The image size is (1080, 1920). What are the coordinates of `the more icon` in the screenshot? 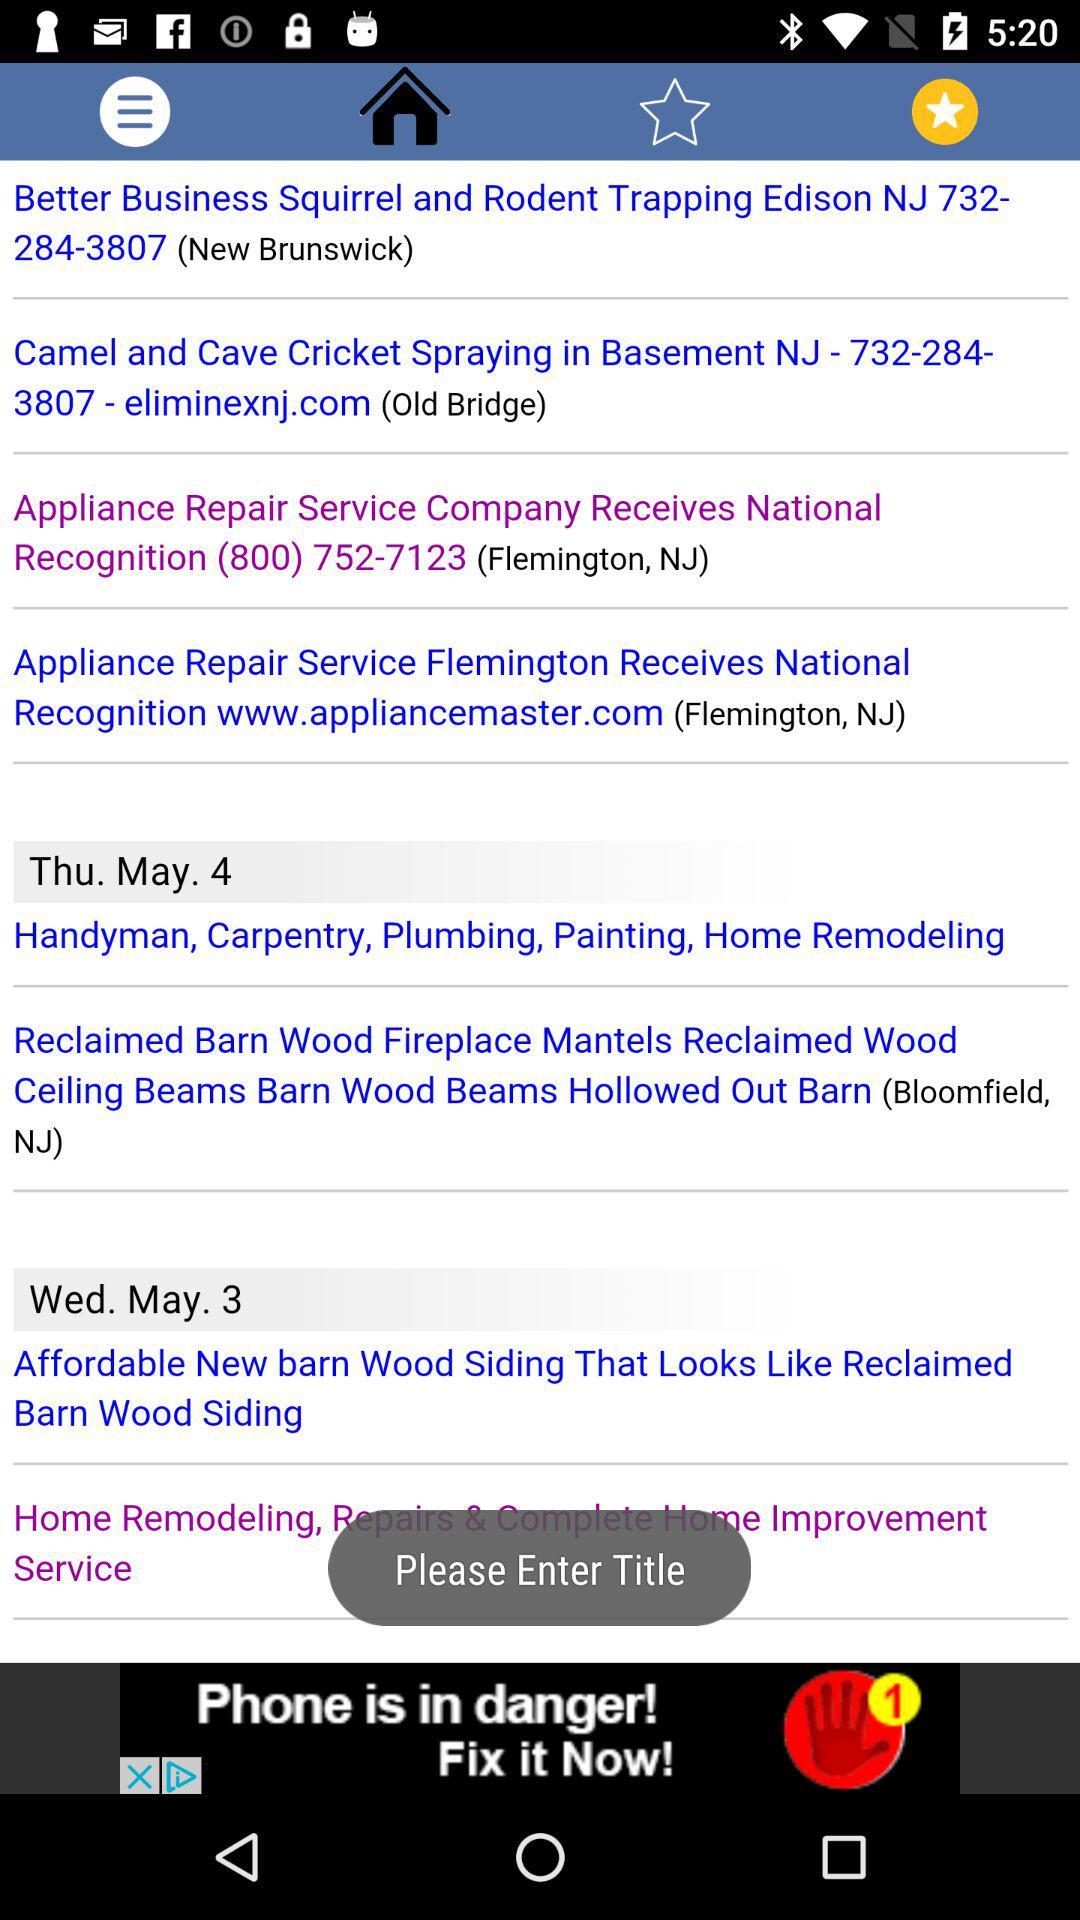 It's located at (135, 110).